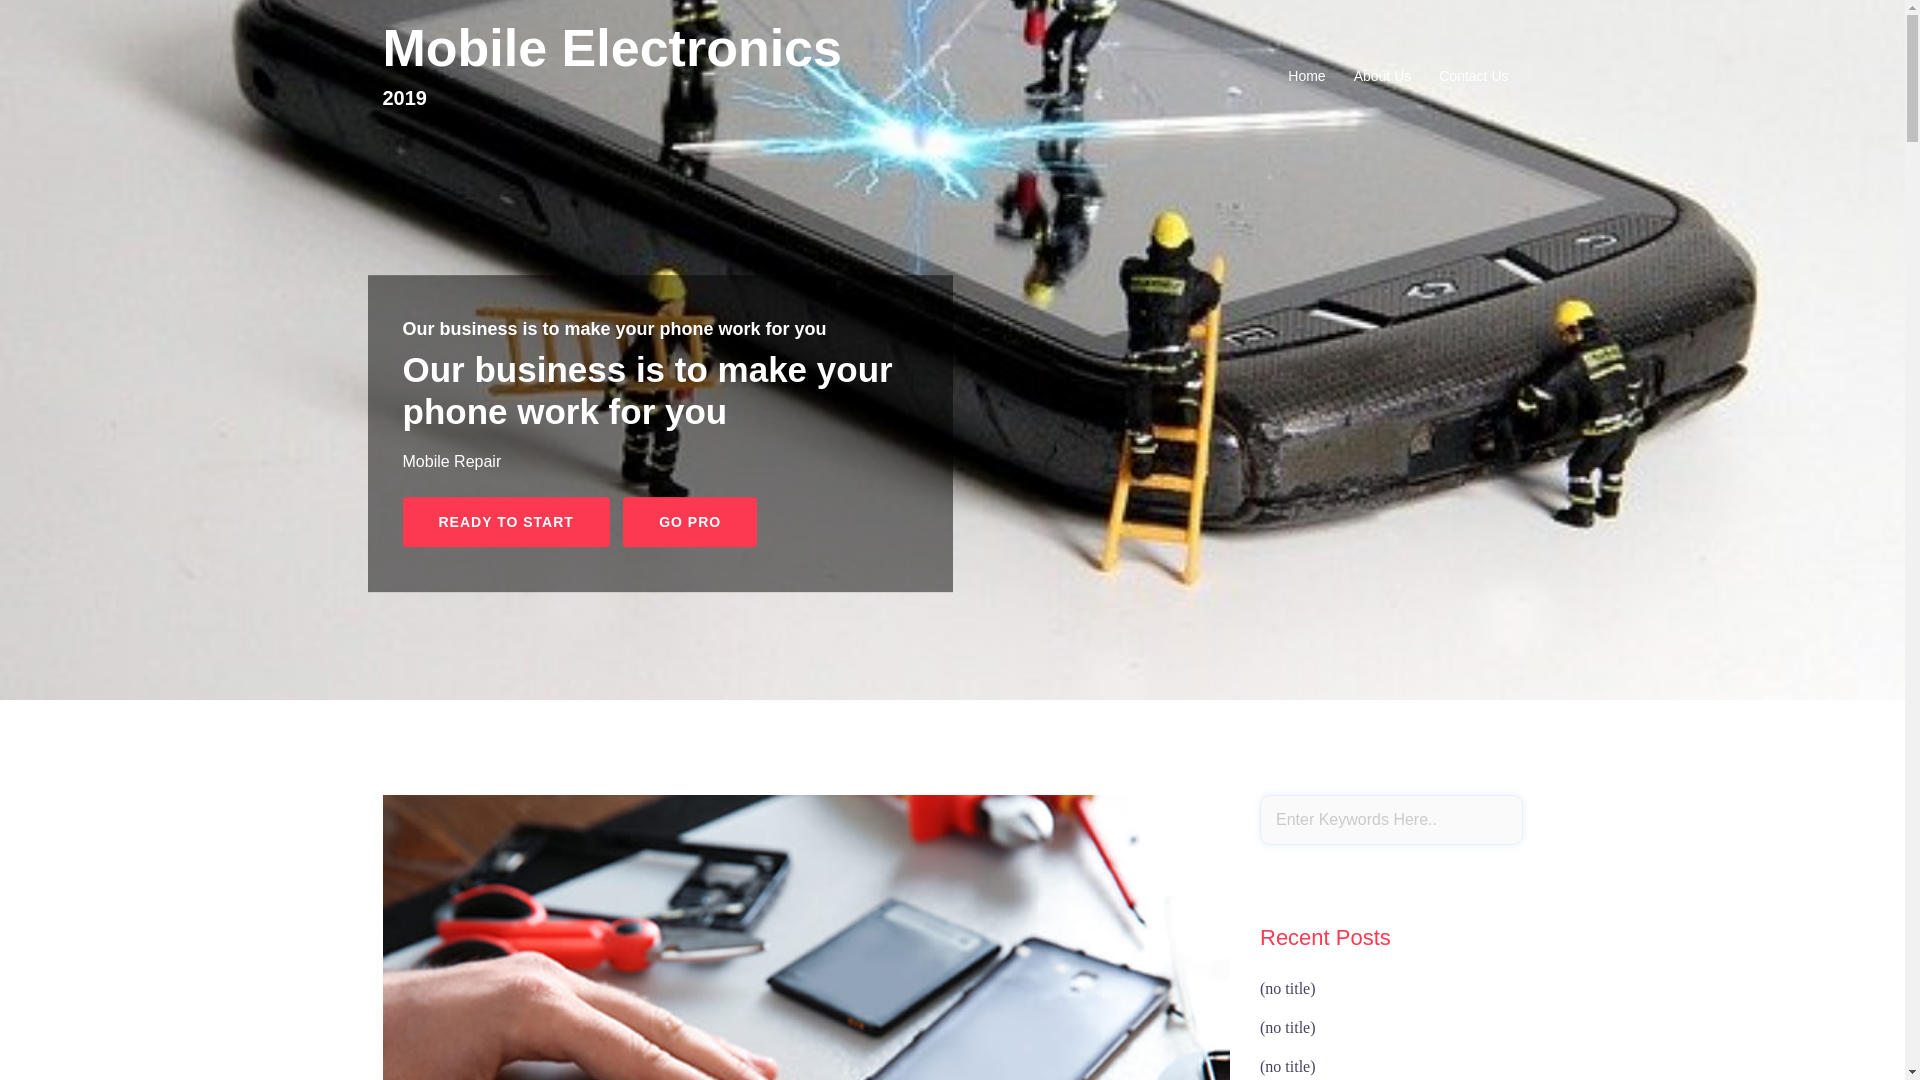  I want to click on '(no title)', so click(1287, 987).